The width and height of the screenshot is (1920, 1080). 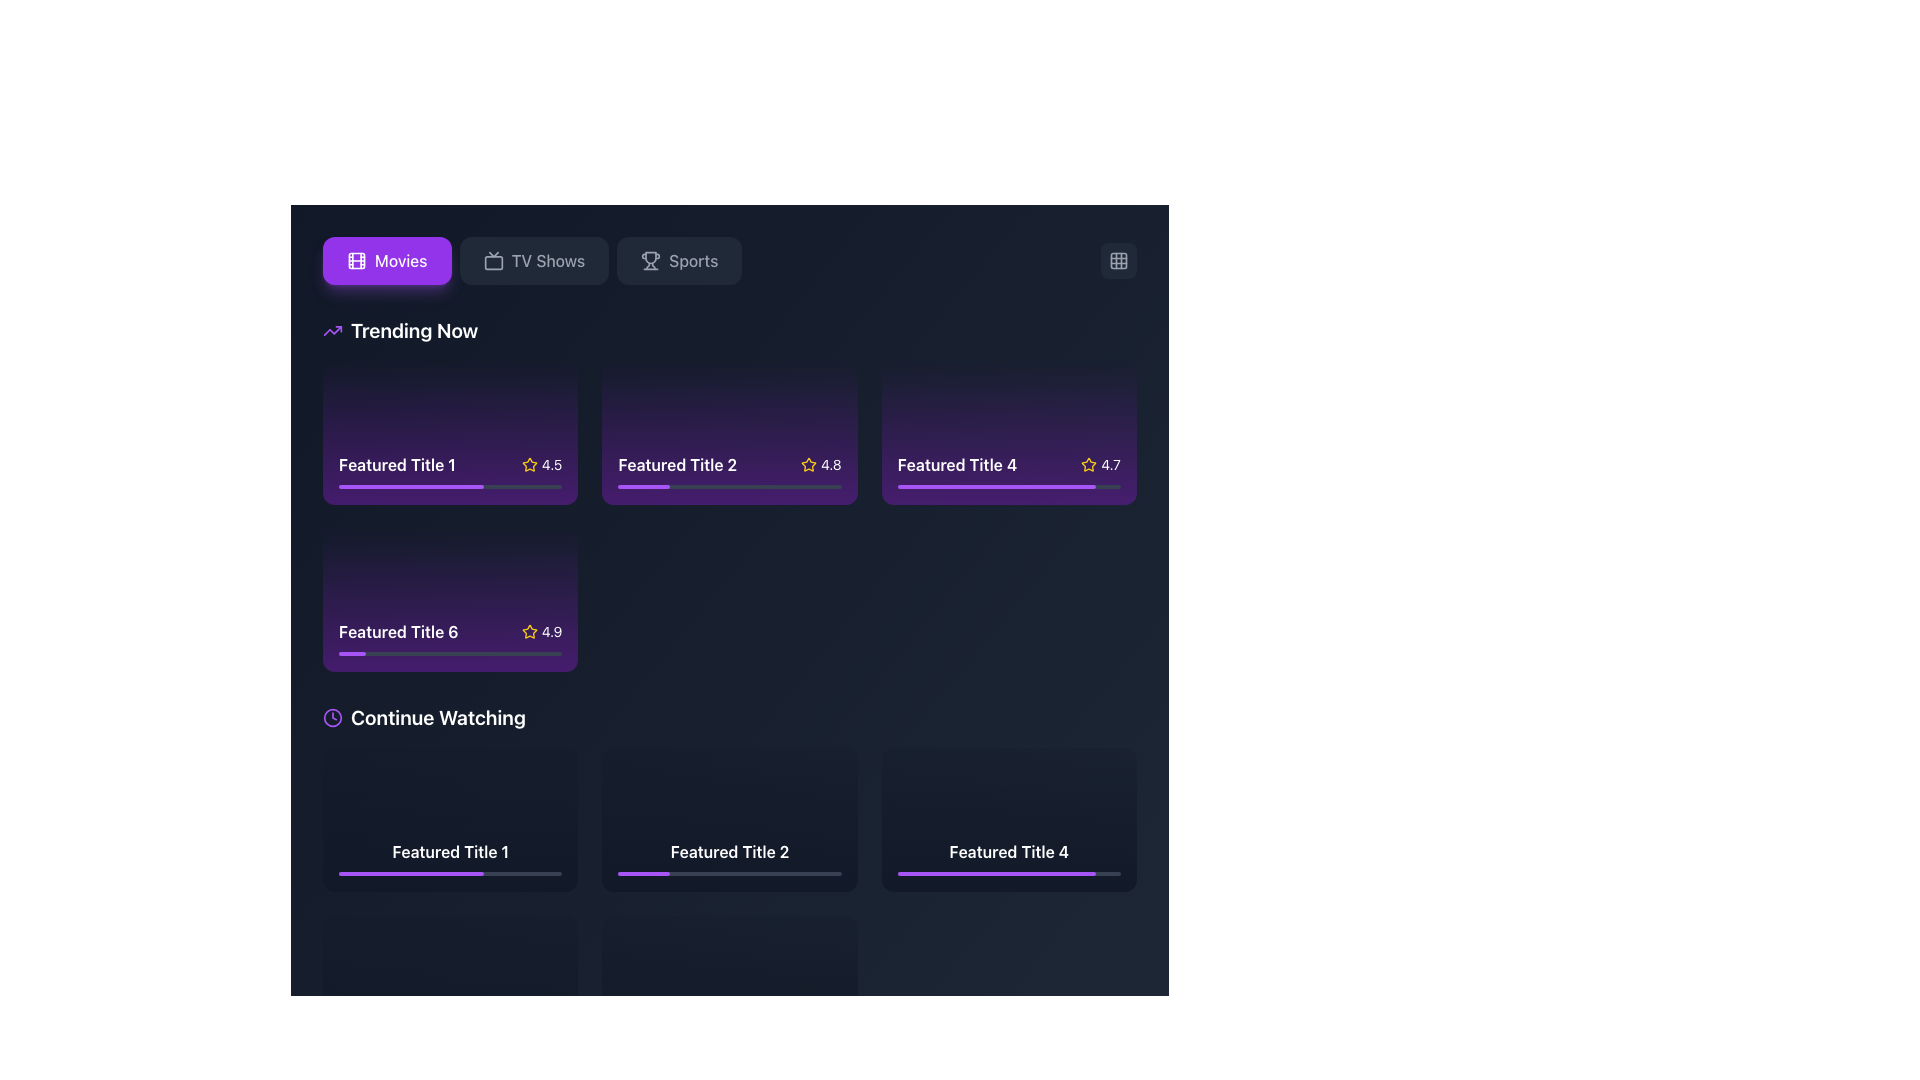 I want to click on the purple progress bar located beneath the 'Featured Title 4' in the 'Trending Now' section, which is styled with rounded edges and indicates progress visually, so click(x=997, y=486).